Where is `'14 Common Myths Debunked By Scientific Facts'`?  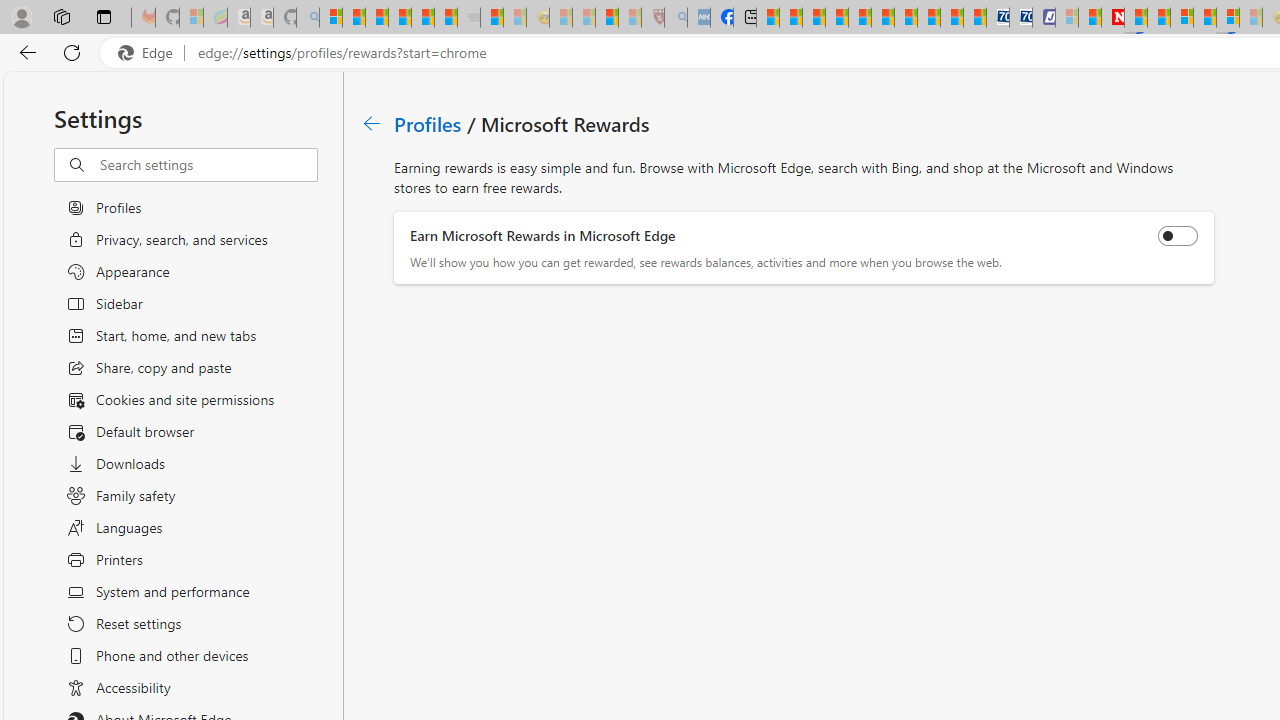
'14 Common Myths Debunked By Scientific Facts' is located at coordinates (1159, 17).